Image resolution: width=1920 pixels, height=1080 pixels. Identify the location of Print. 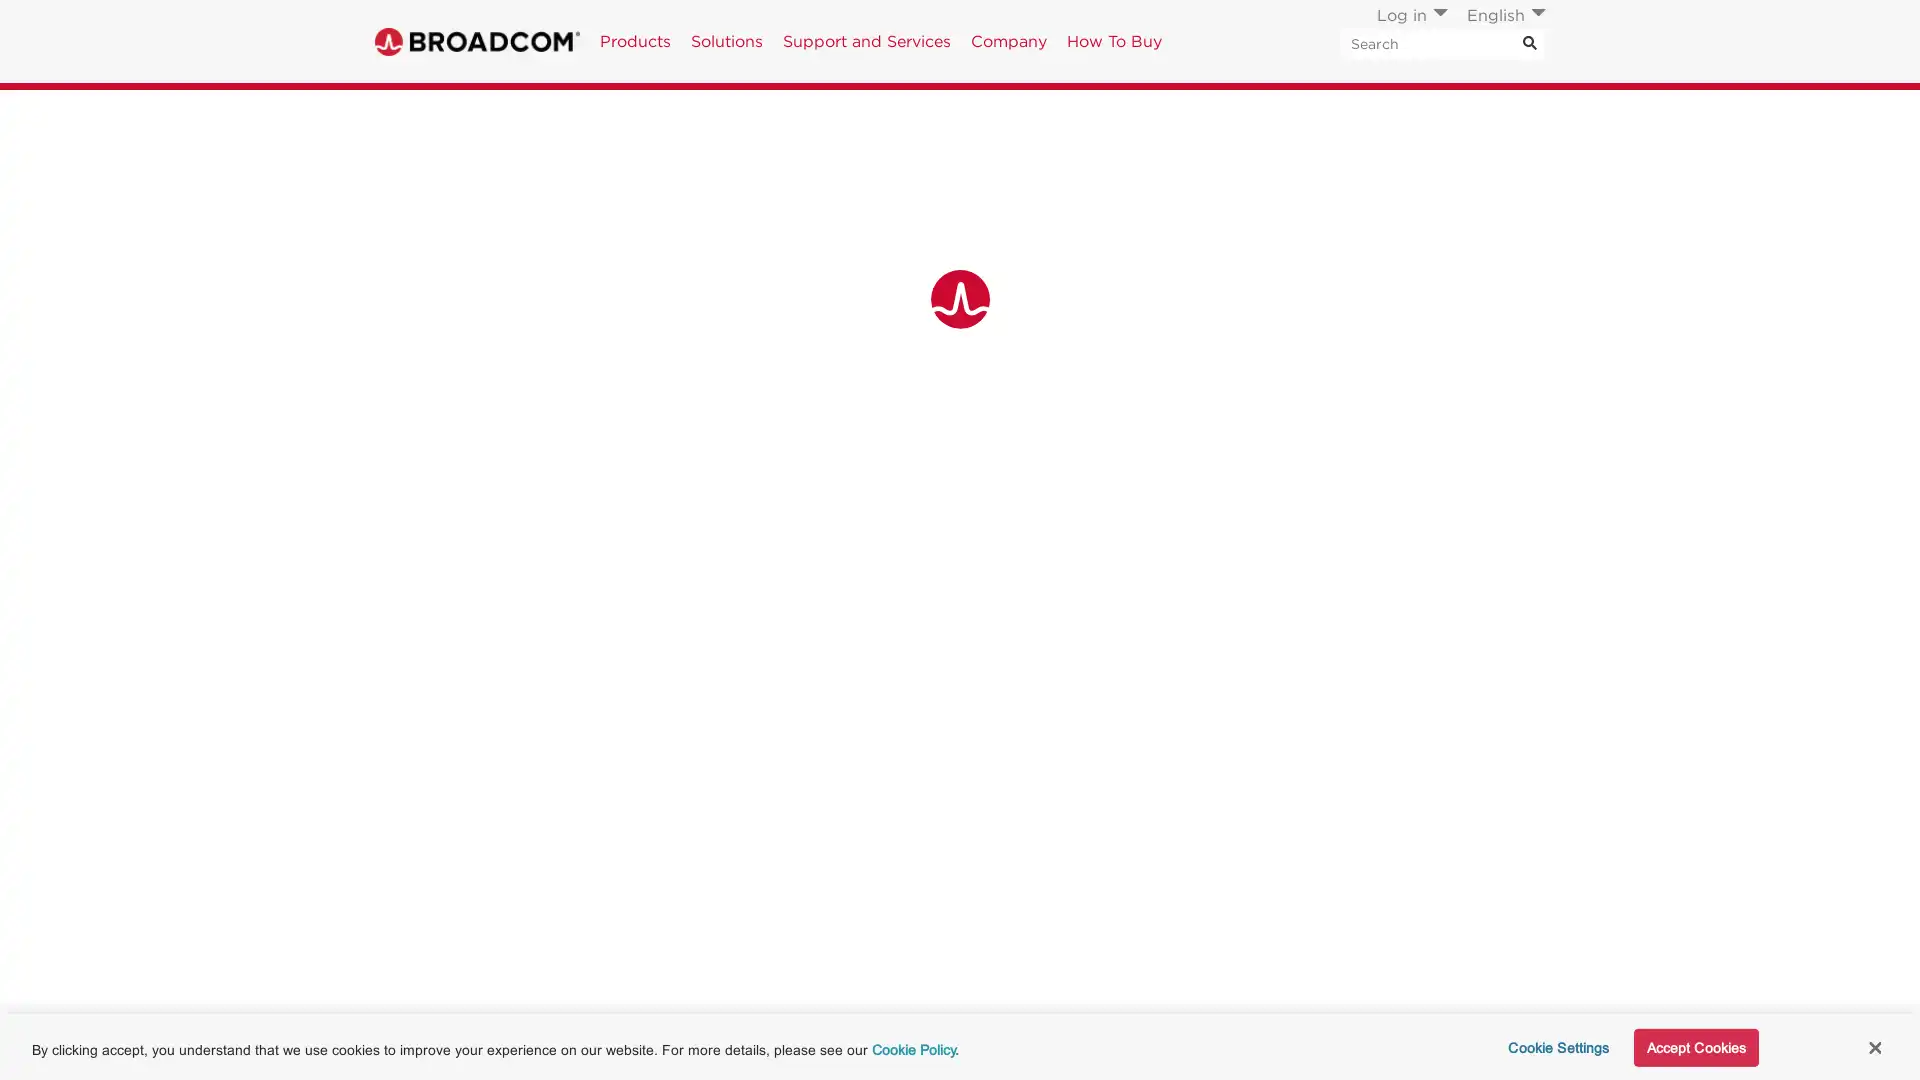
(1404, 112).